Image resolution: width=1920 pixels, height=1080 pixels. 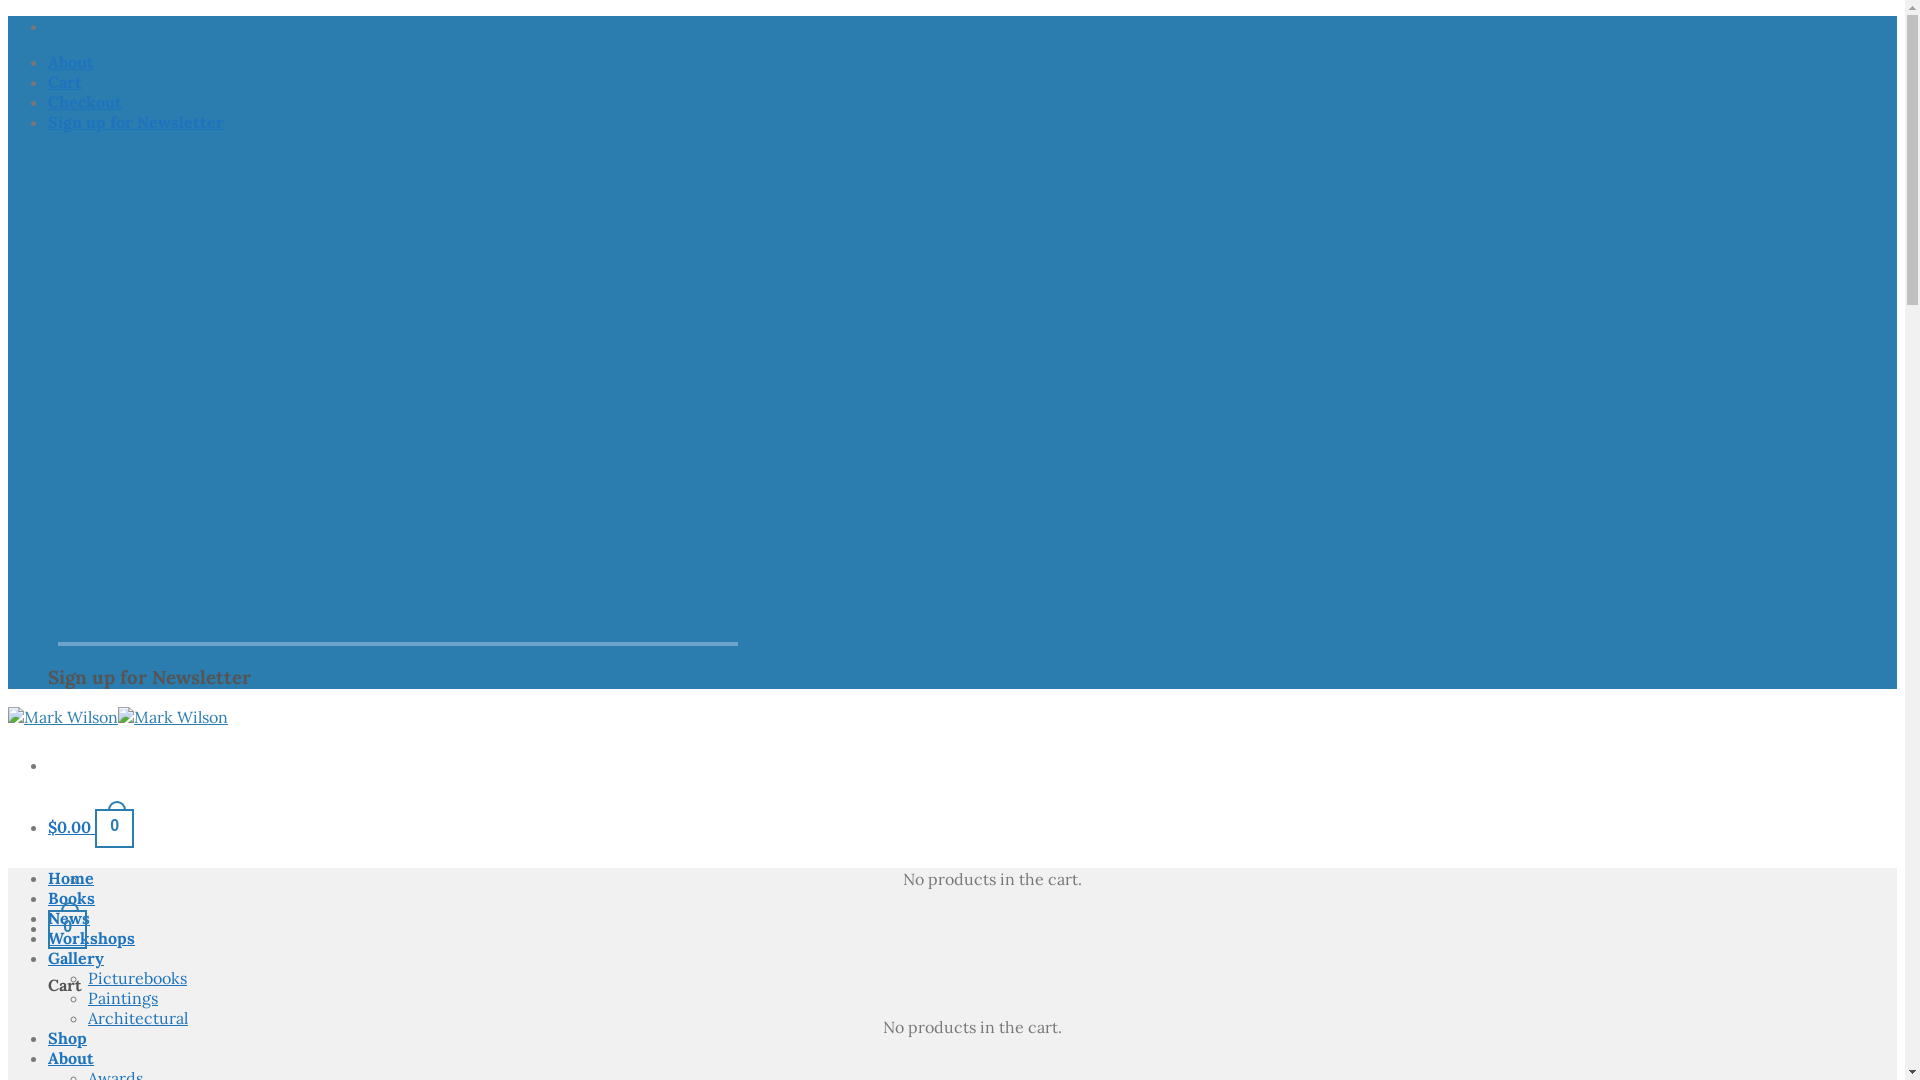 What do you see at coordinates (122, 998) in the screenshot?
I see `'Paintings'` at bounding box center [122, 998].